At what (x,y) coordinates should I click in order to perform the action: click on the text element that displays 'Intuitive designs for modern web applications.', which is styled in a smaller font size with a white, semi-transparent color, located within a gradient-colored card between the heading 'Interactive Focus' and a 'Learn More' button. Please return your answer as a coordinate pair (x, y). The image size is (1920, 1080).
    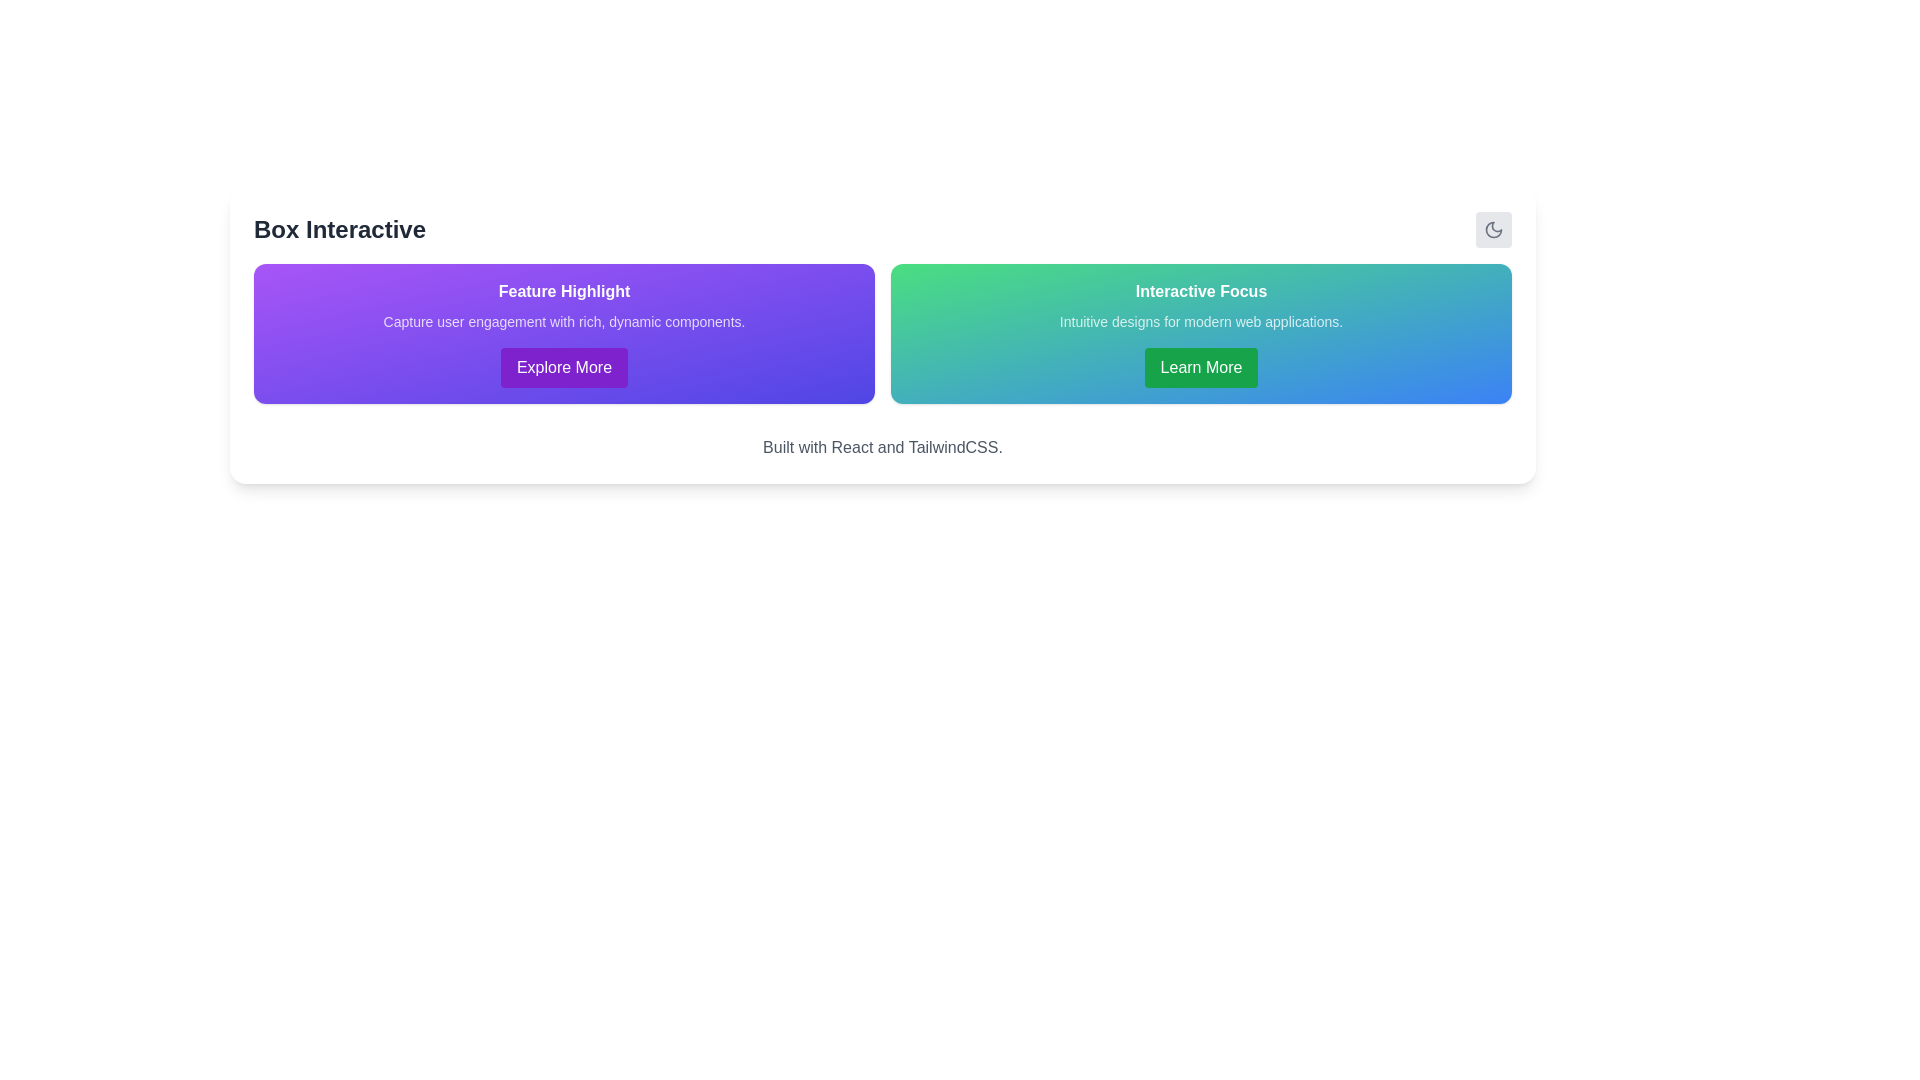
    Looking at the image, I should click on (1200, 320).